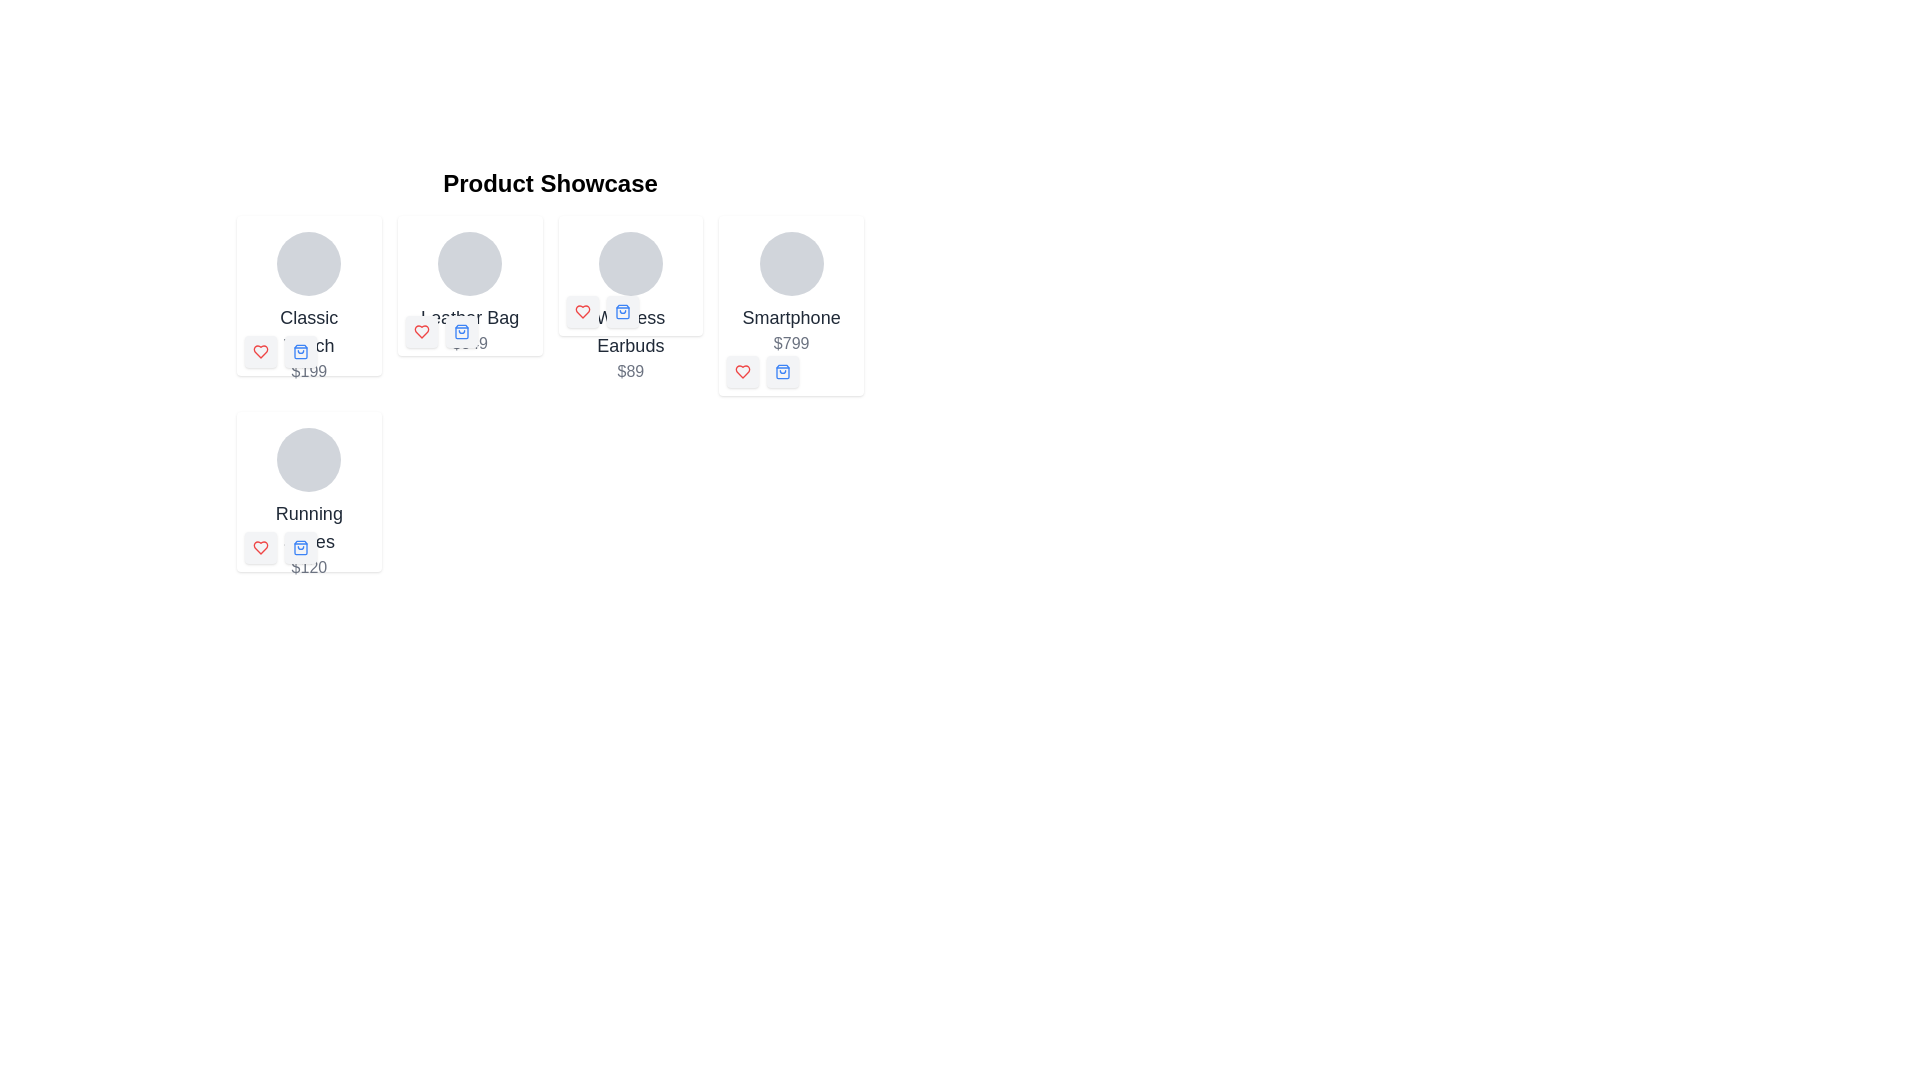  I want to click on the small rectangular button with rounded edges, featuring a blue shopping bag icon, located at the bottom-left corner of the second product card in the product showcase grid, so click(460, 330).